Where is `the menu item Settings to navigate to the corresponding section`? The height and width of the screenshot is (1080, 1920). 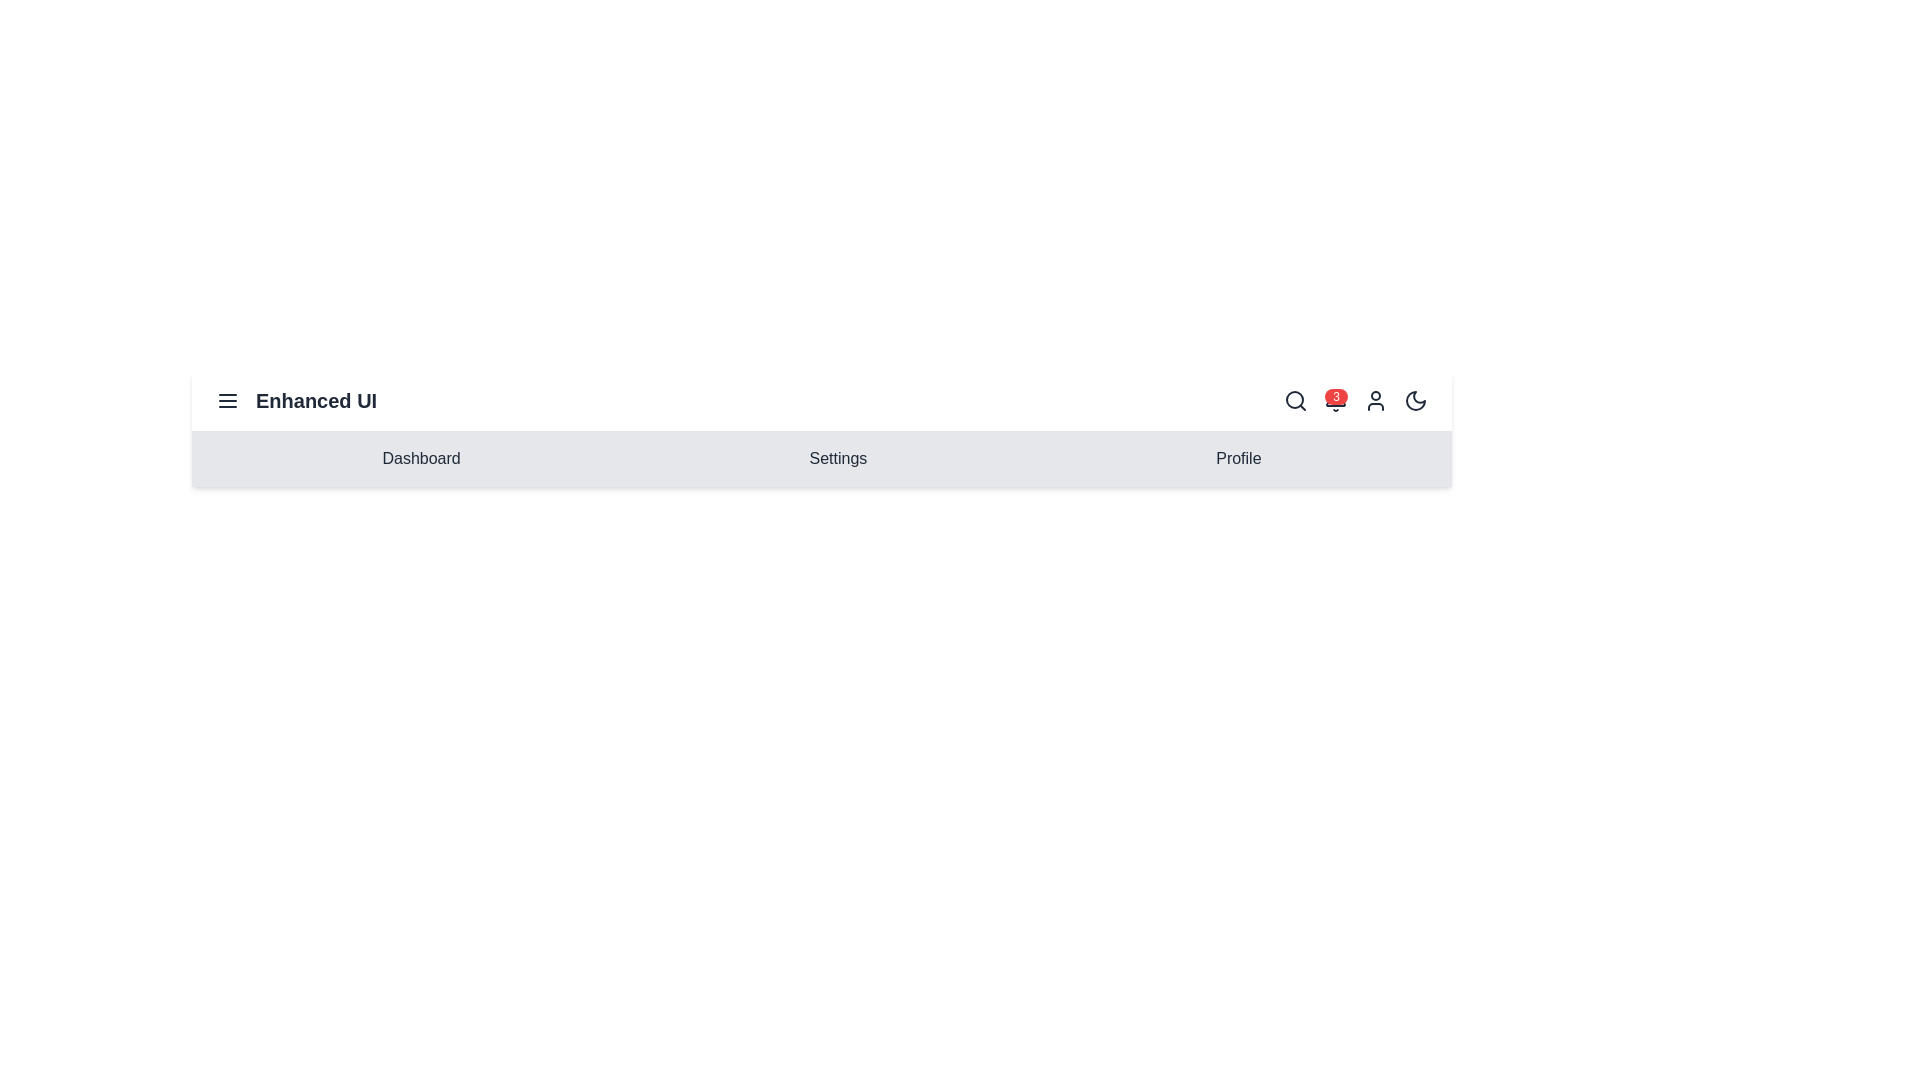 the menu item Settings to navigate to the corresponding section is located at coordinates (838, 459).